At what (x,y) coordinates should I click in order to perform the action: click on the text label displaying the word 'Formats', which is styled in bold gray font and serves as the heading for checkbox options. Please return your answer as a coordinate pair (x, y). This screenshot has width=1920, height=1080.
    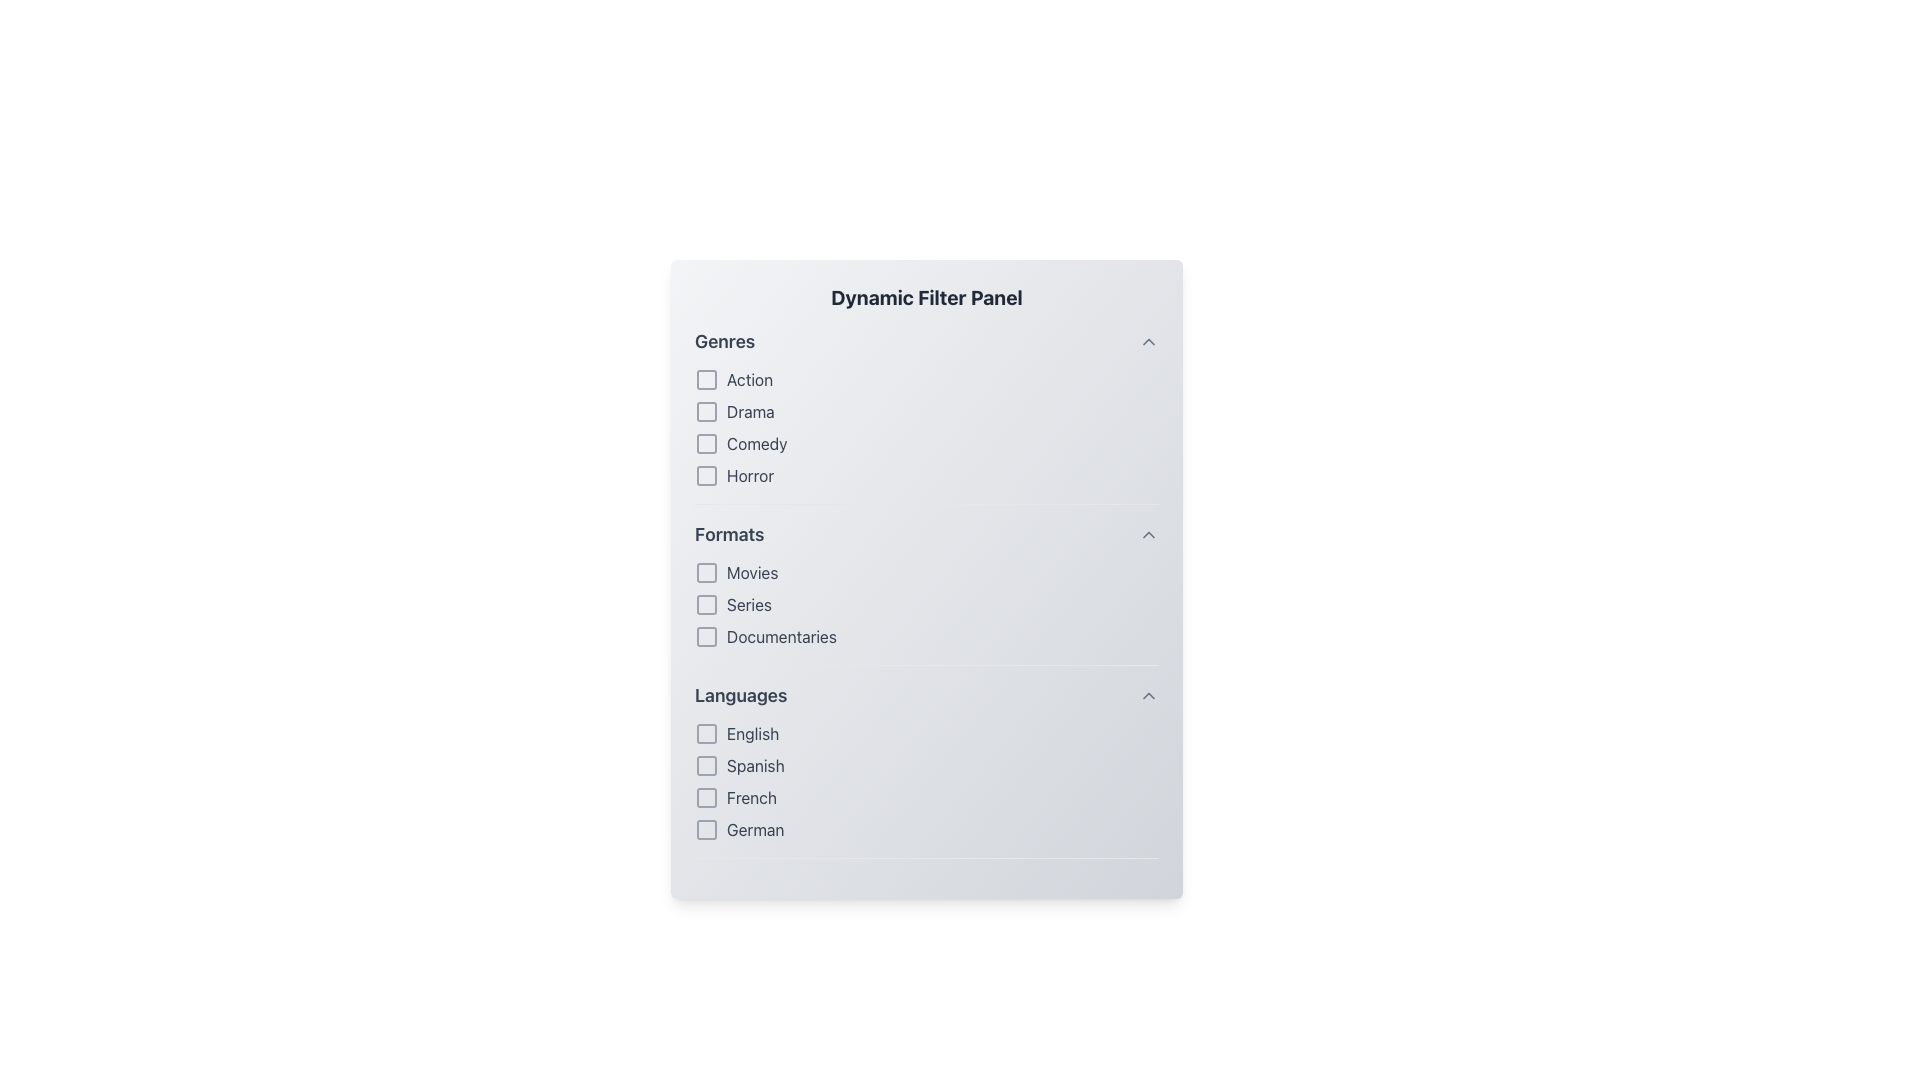
    Looking at the image, I should click on (728, 534).